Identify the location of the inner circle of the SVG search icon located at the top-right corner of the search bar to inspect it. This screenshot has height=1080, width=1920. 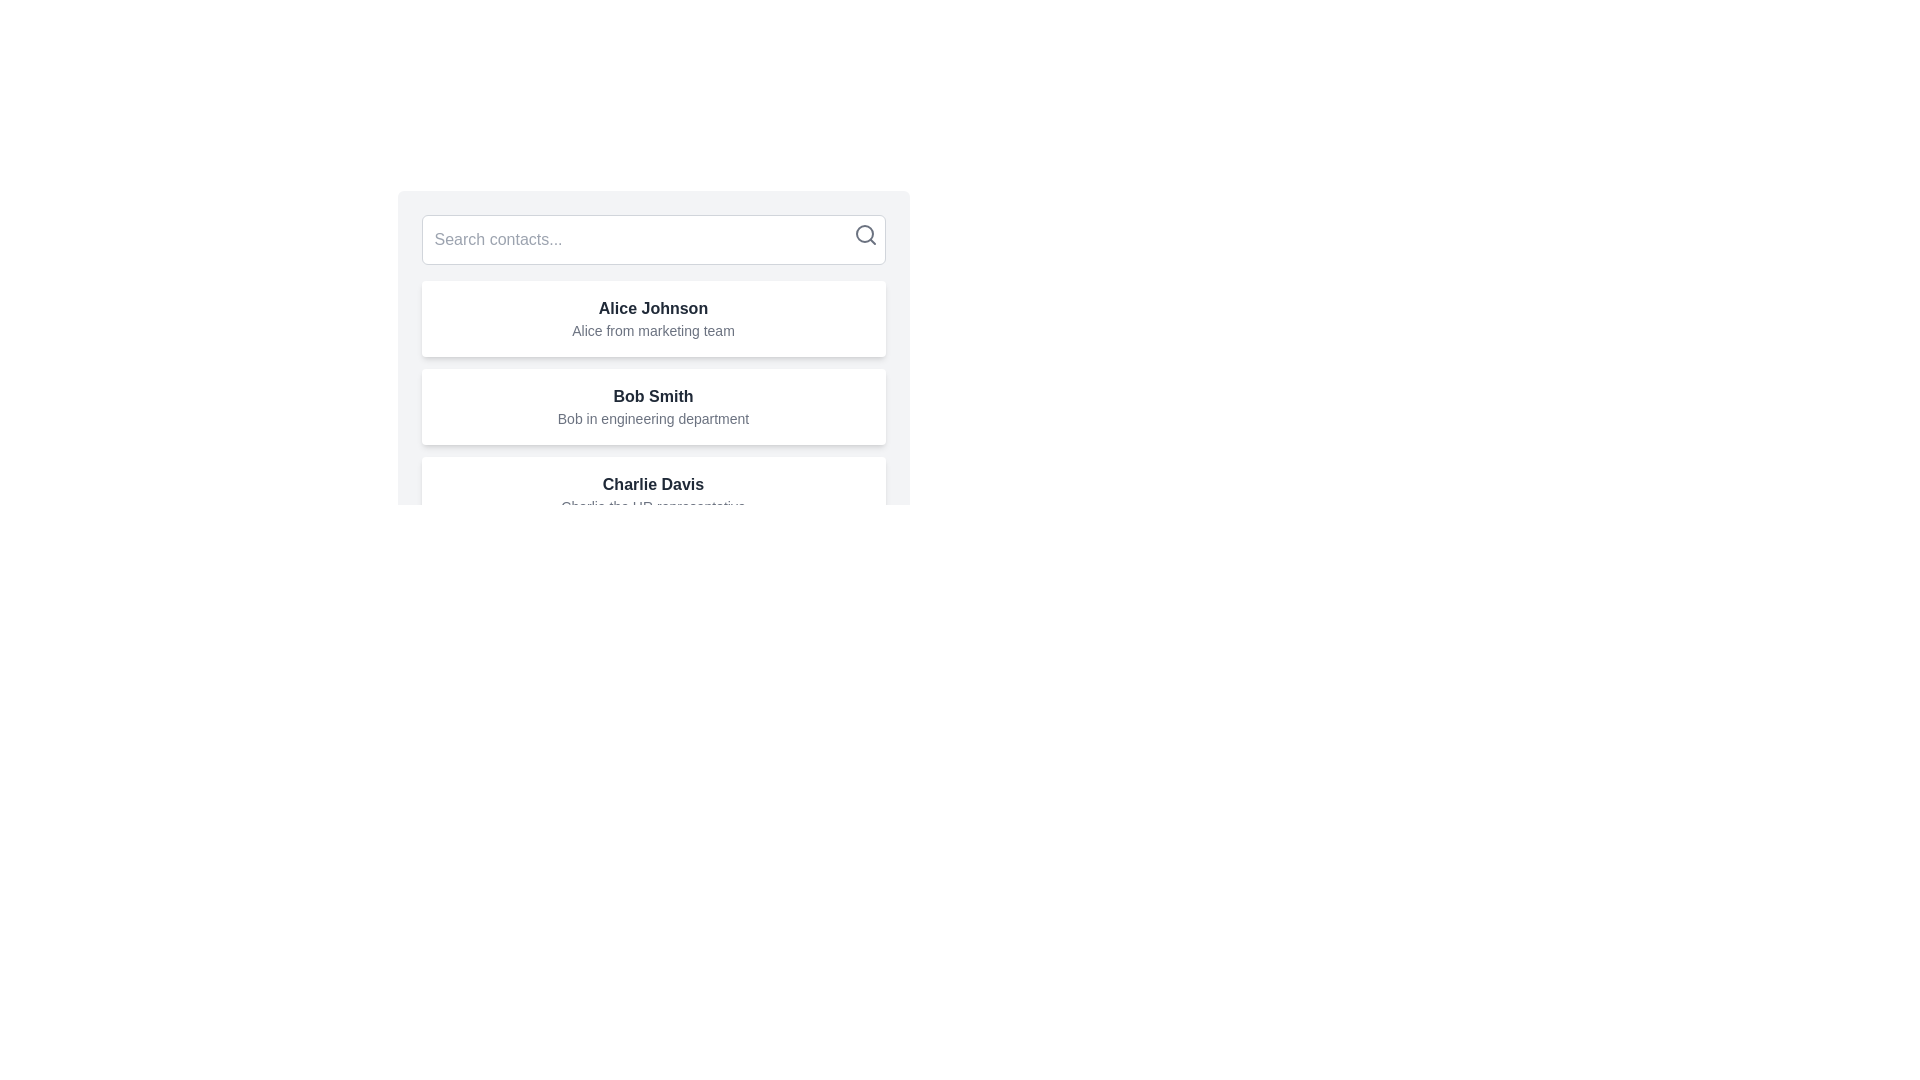
(864, 233).